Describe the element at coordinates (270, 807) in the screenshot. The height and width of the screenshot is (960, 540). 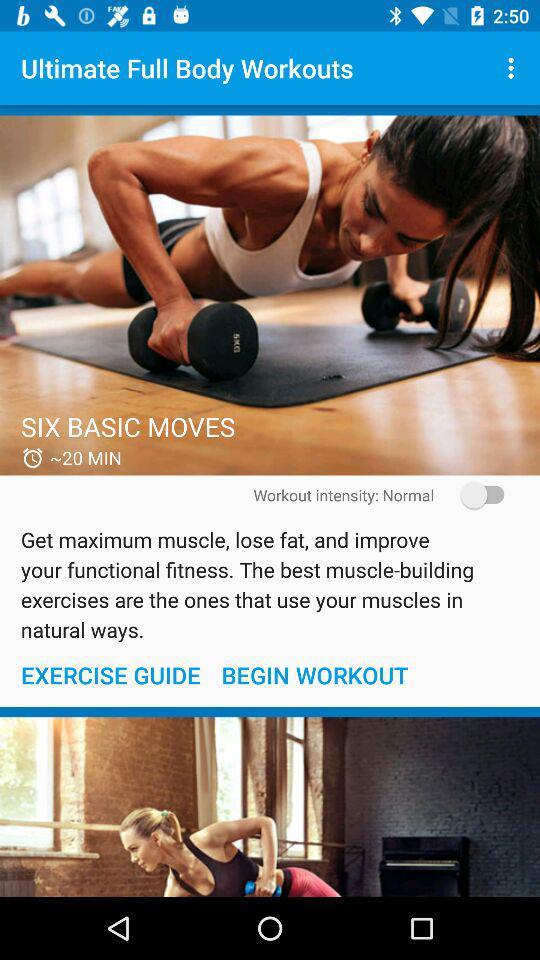
I see `picture space display` at that location.